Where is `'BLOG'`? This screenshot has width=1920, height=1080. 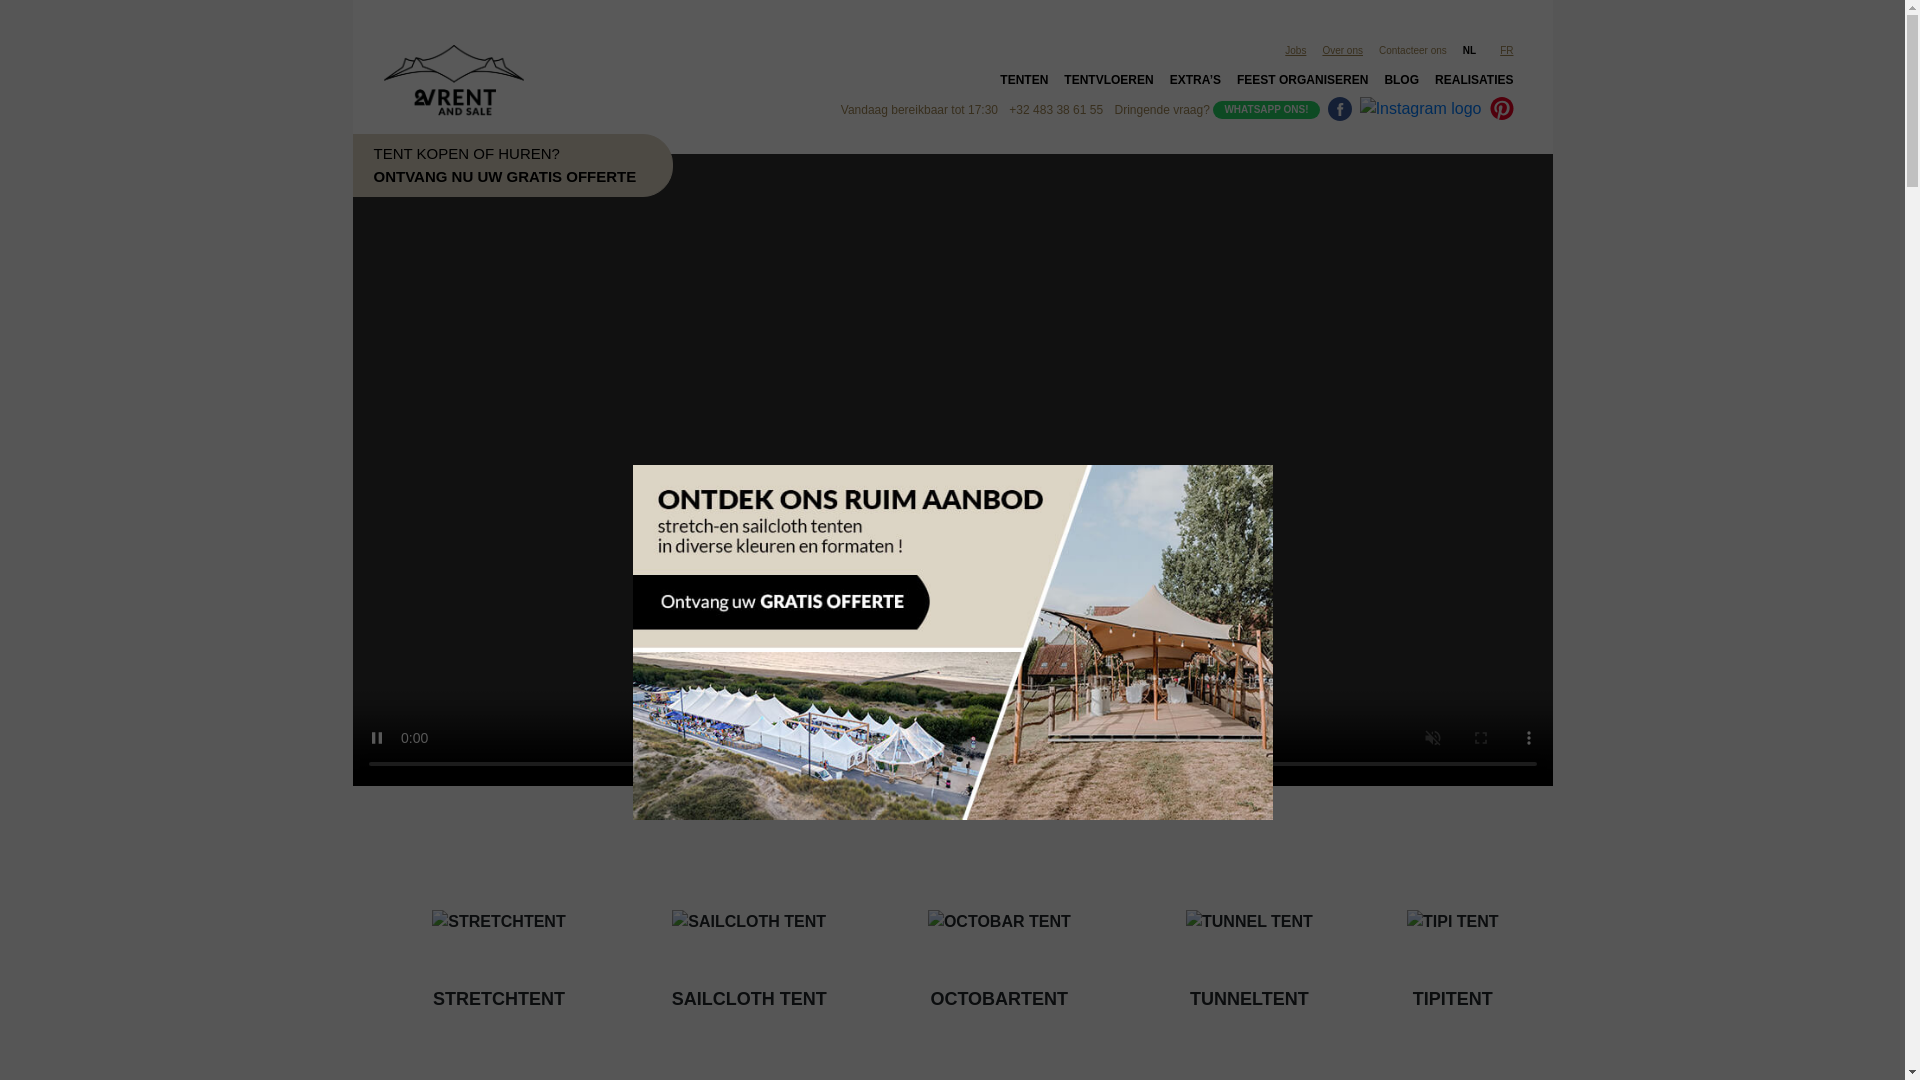
'BLOG' is located at coordinates (1400, 83).